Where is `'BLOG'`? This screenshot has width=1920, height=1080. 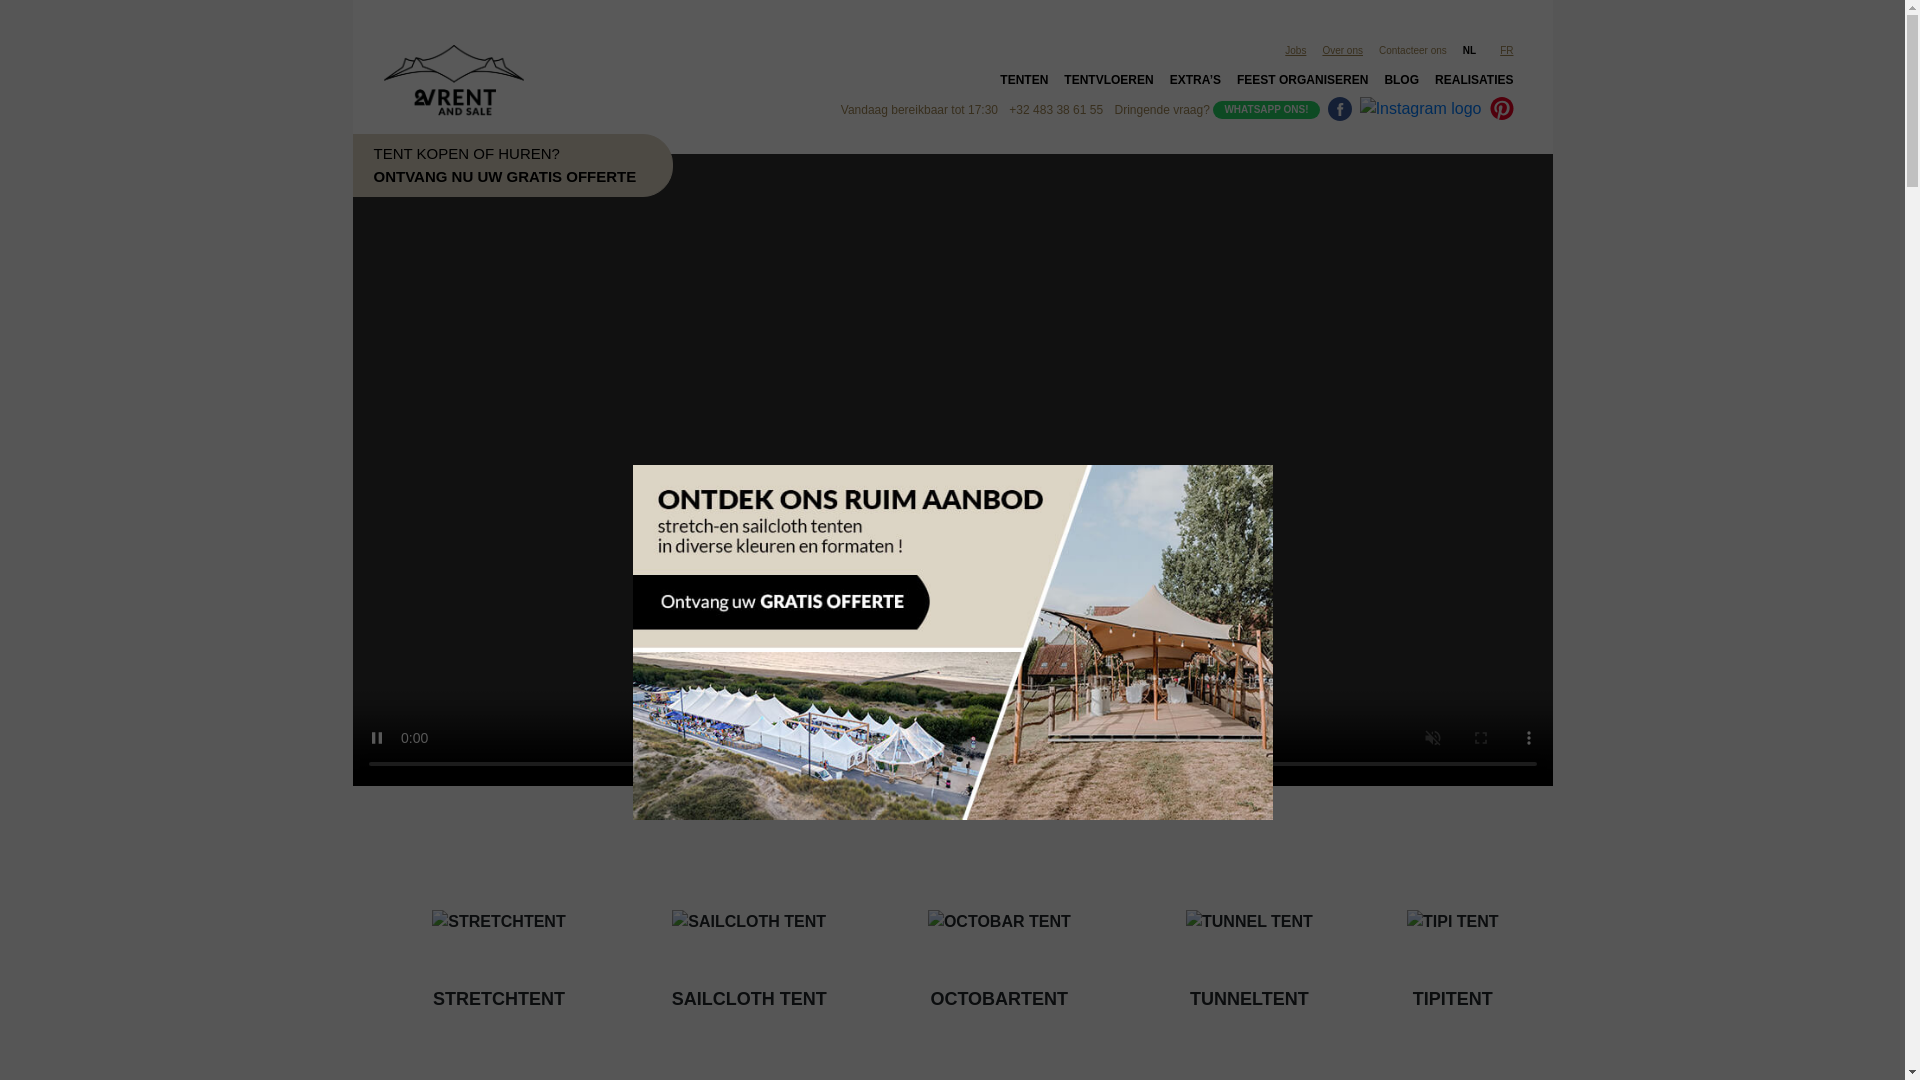
'BLOG' is located at coordinates (1400, 83).